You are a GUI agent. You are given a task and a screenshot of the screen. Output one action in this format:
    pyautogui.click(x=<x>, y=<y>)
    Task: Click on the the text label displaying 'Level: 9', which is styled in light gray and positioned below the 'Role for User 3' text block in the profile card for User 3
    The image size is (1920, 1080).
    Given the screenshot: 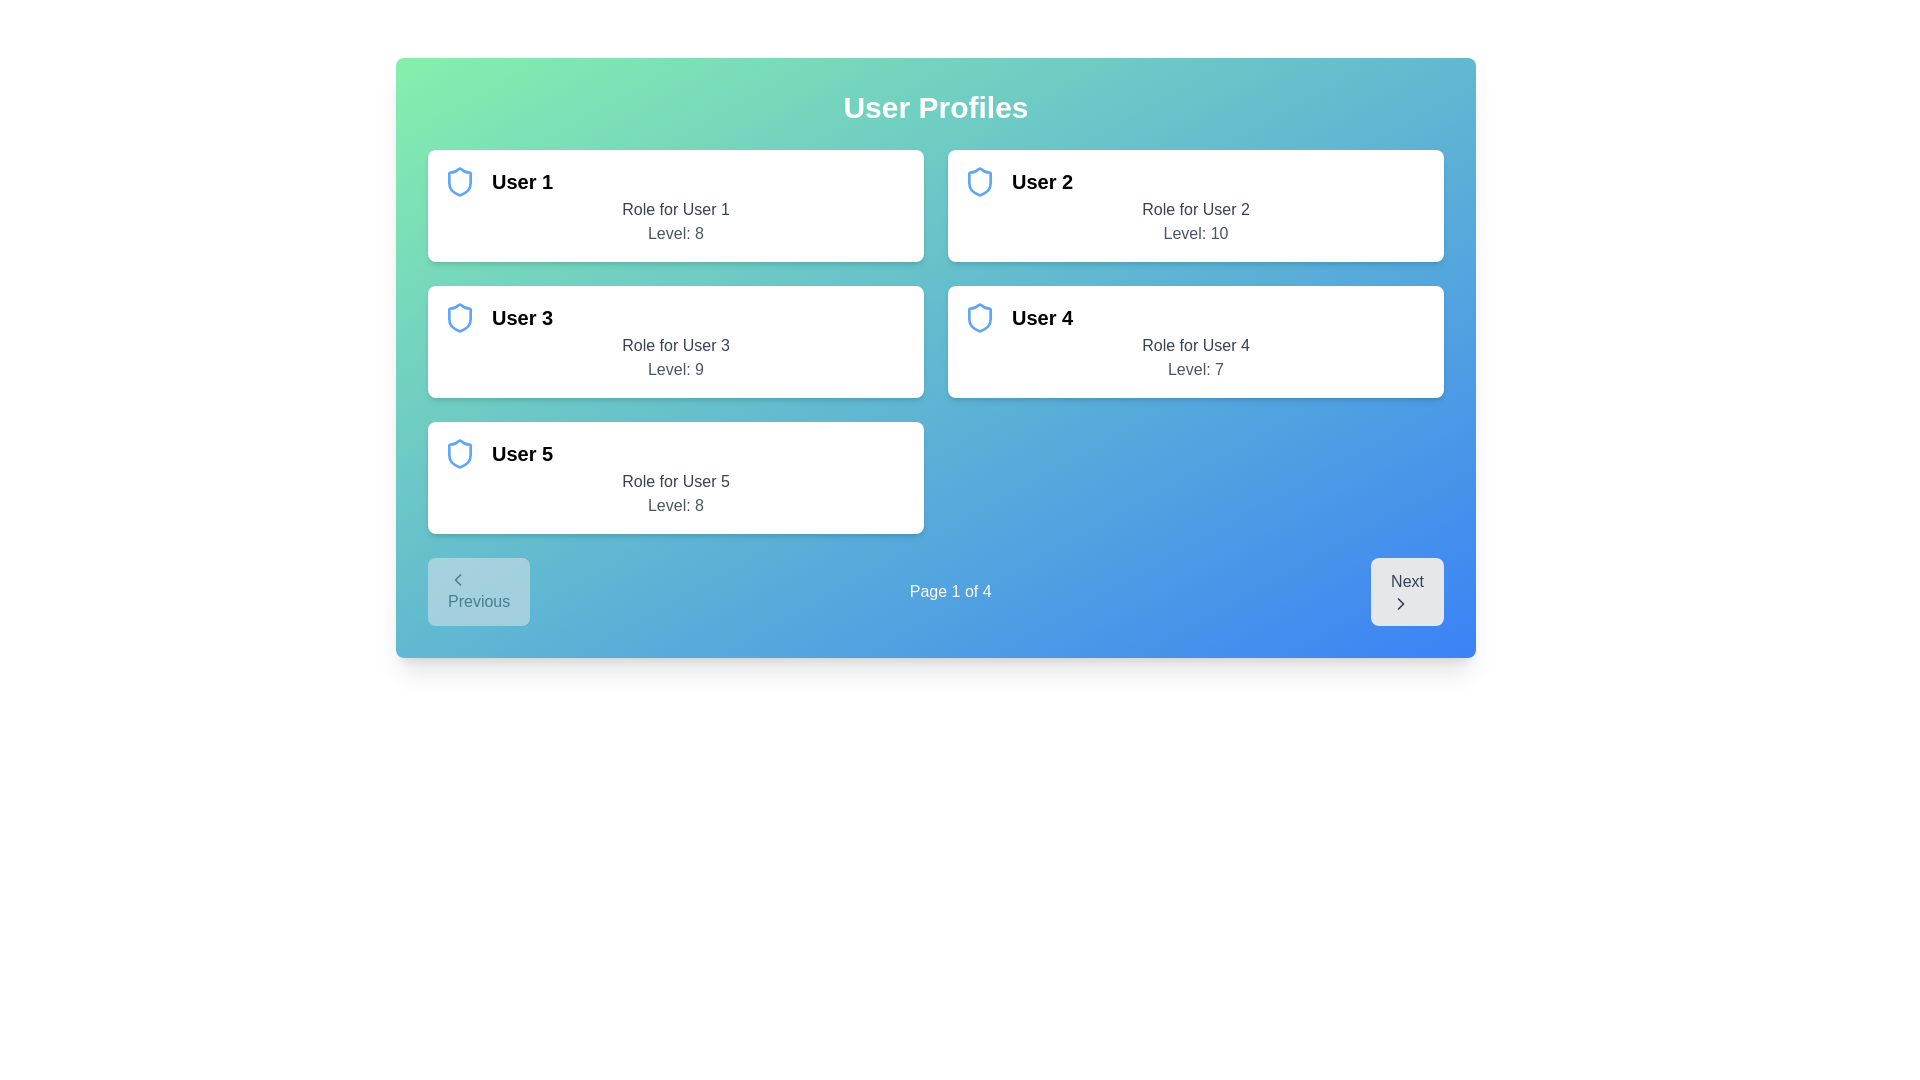 What is the action you would take?
    pyautogui.click(x=676, y=370)
    